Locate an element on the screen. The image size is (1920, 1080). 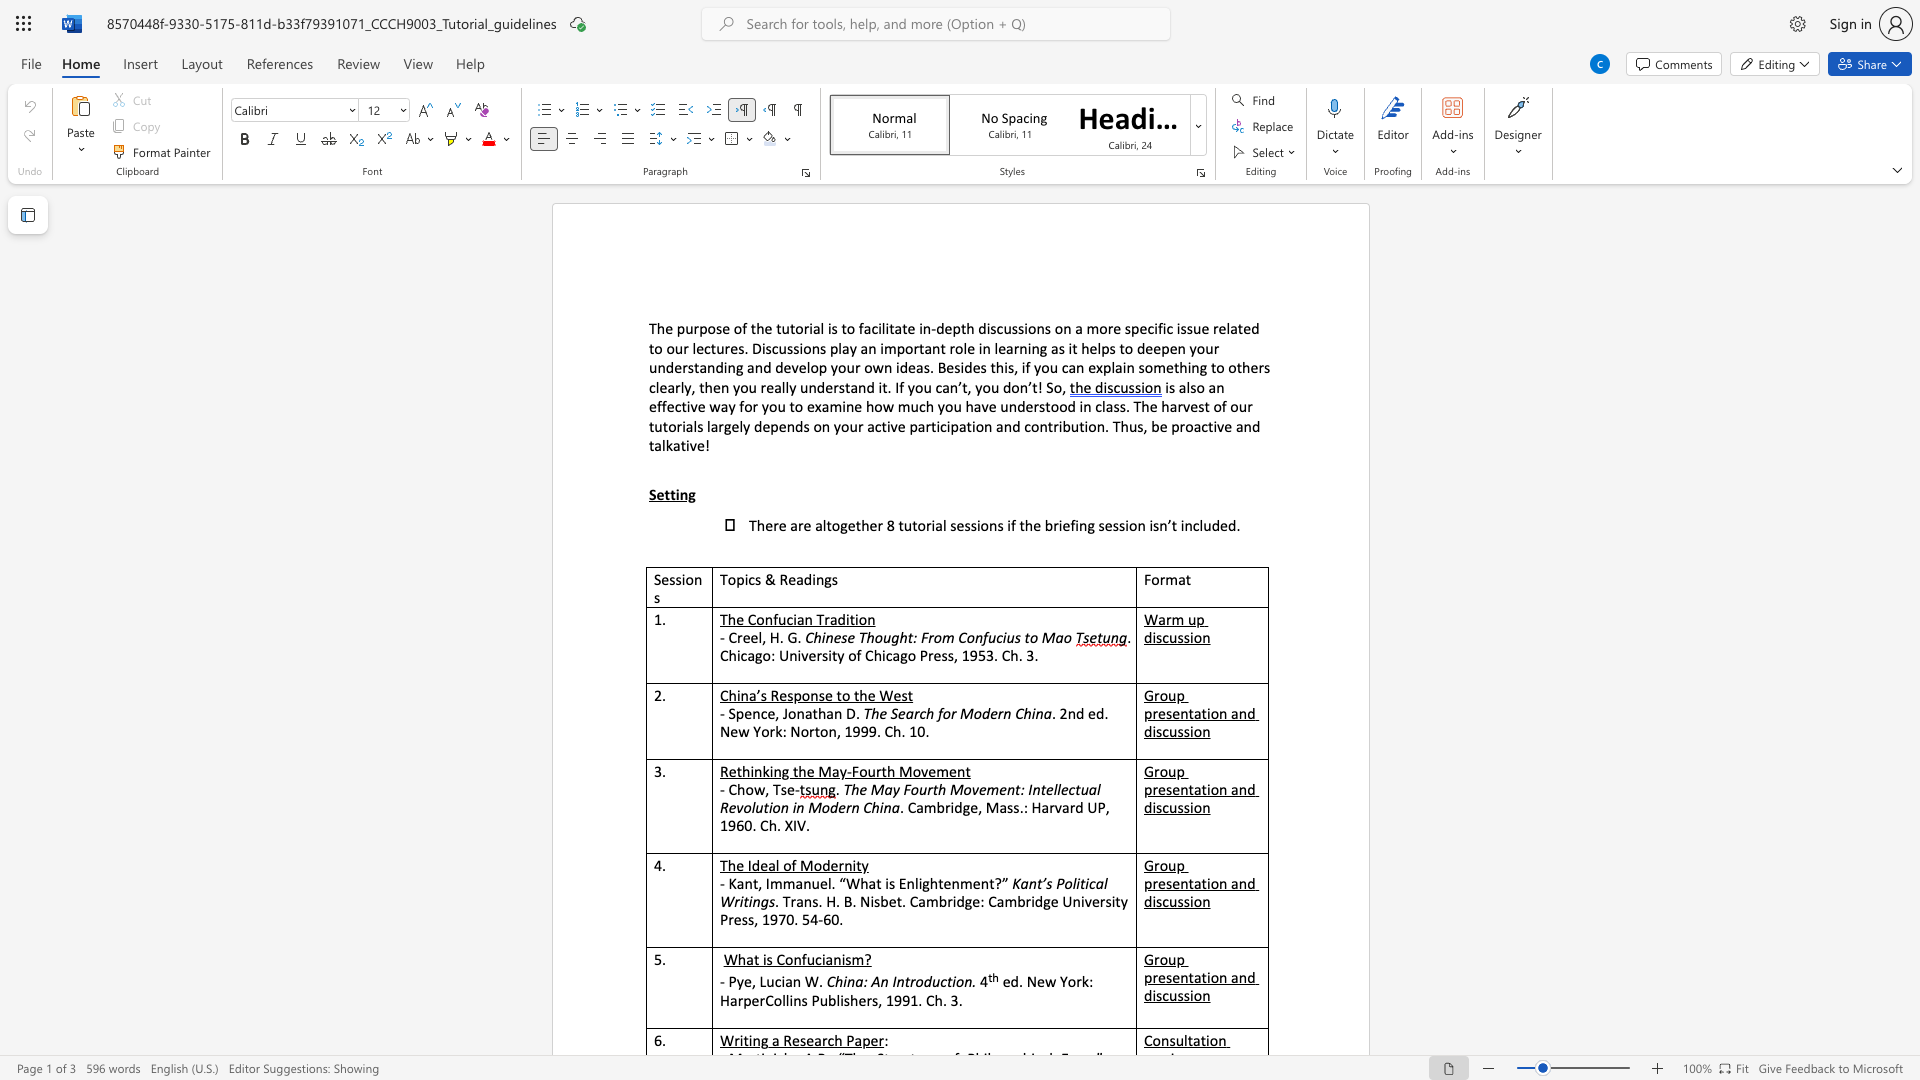
the subset text "he May Fourth Movement: Intellectual Re" within the text "The May Fourth Movement: Intellectual Revolution in Modern China" is located at coordinates (851, 788).